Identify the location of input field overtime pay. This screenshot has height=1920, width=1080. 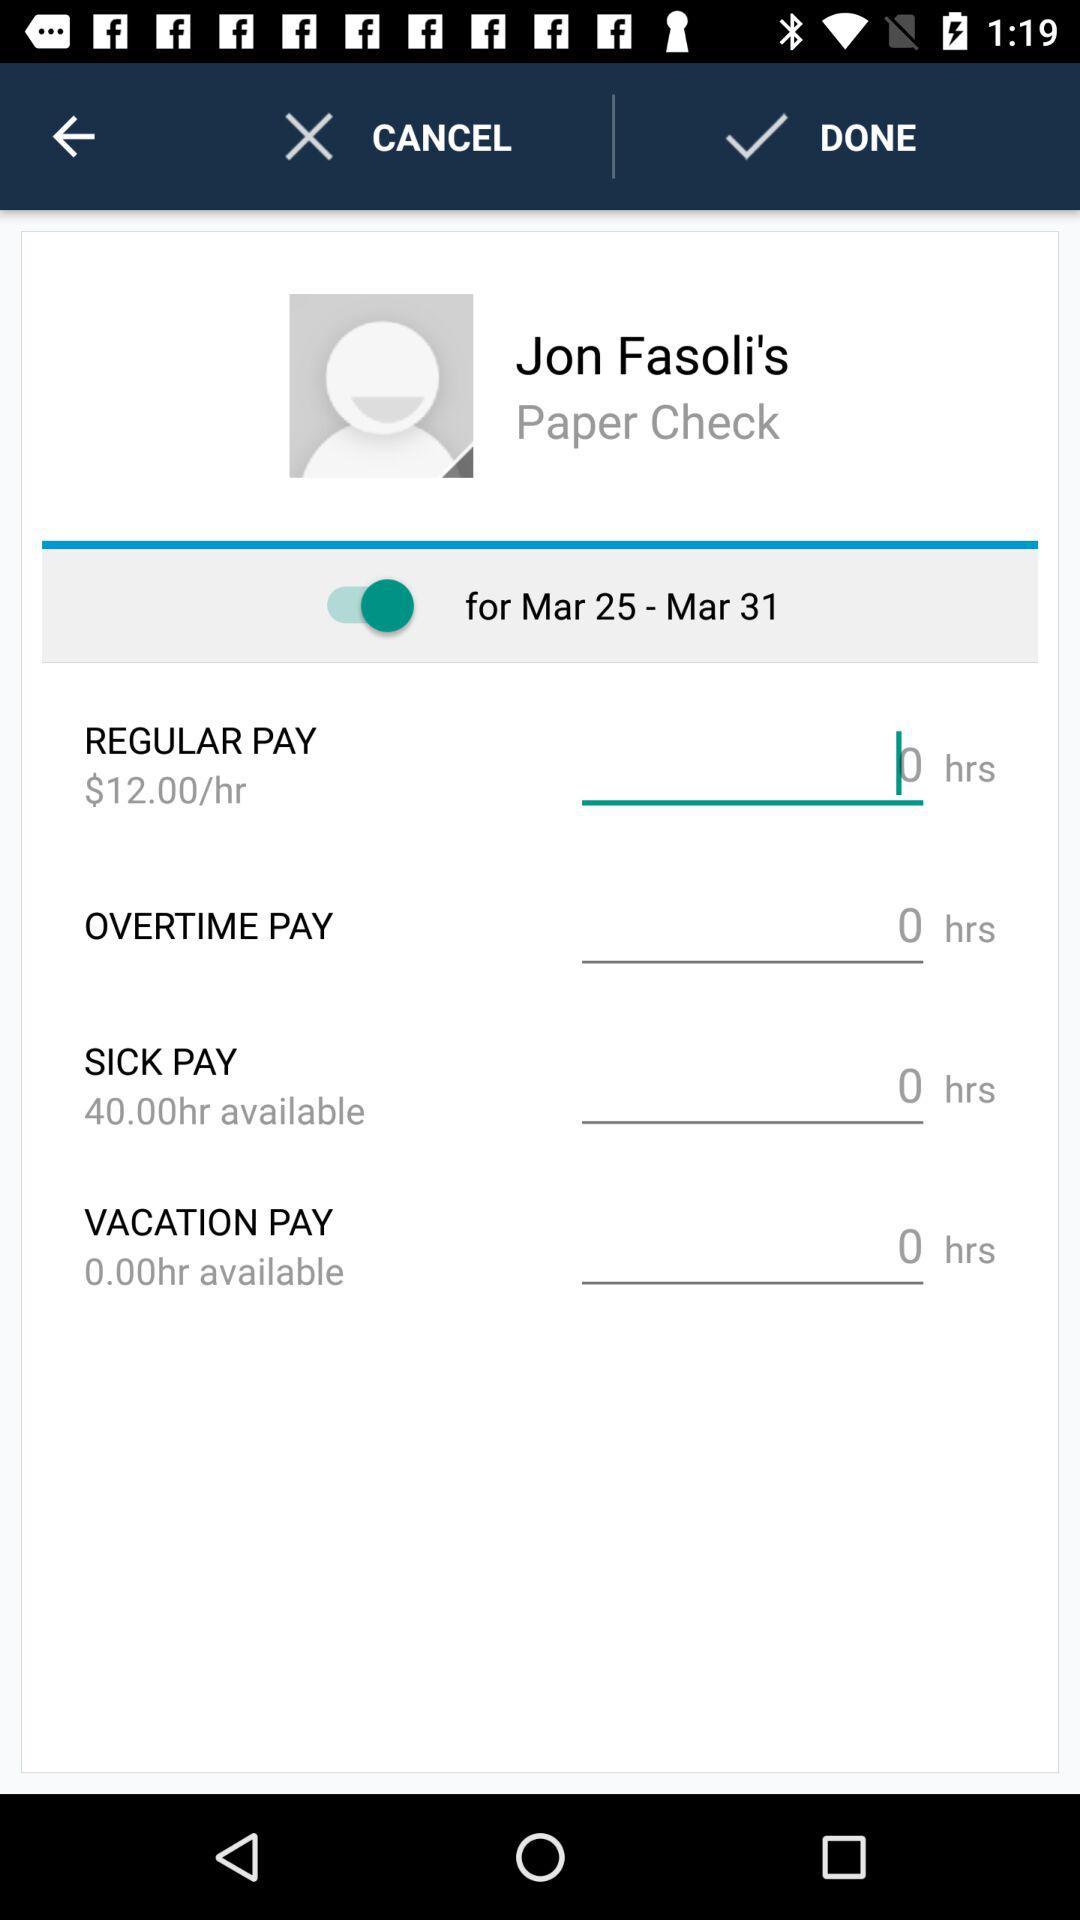
(752, 923).